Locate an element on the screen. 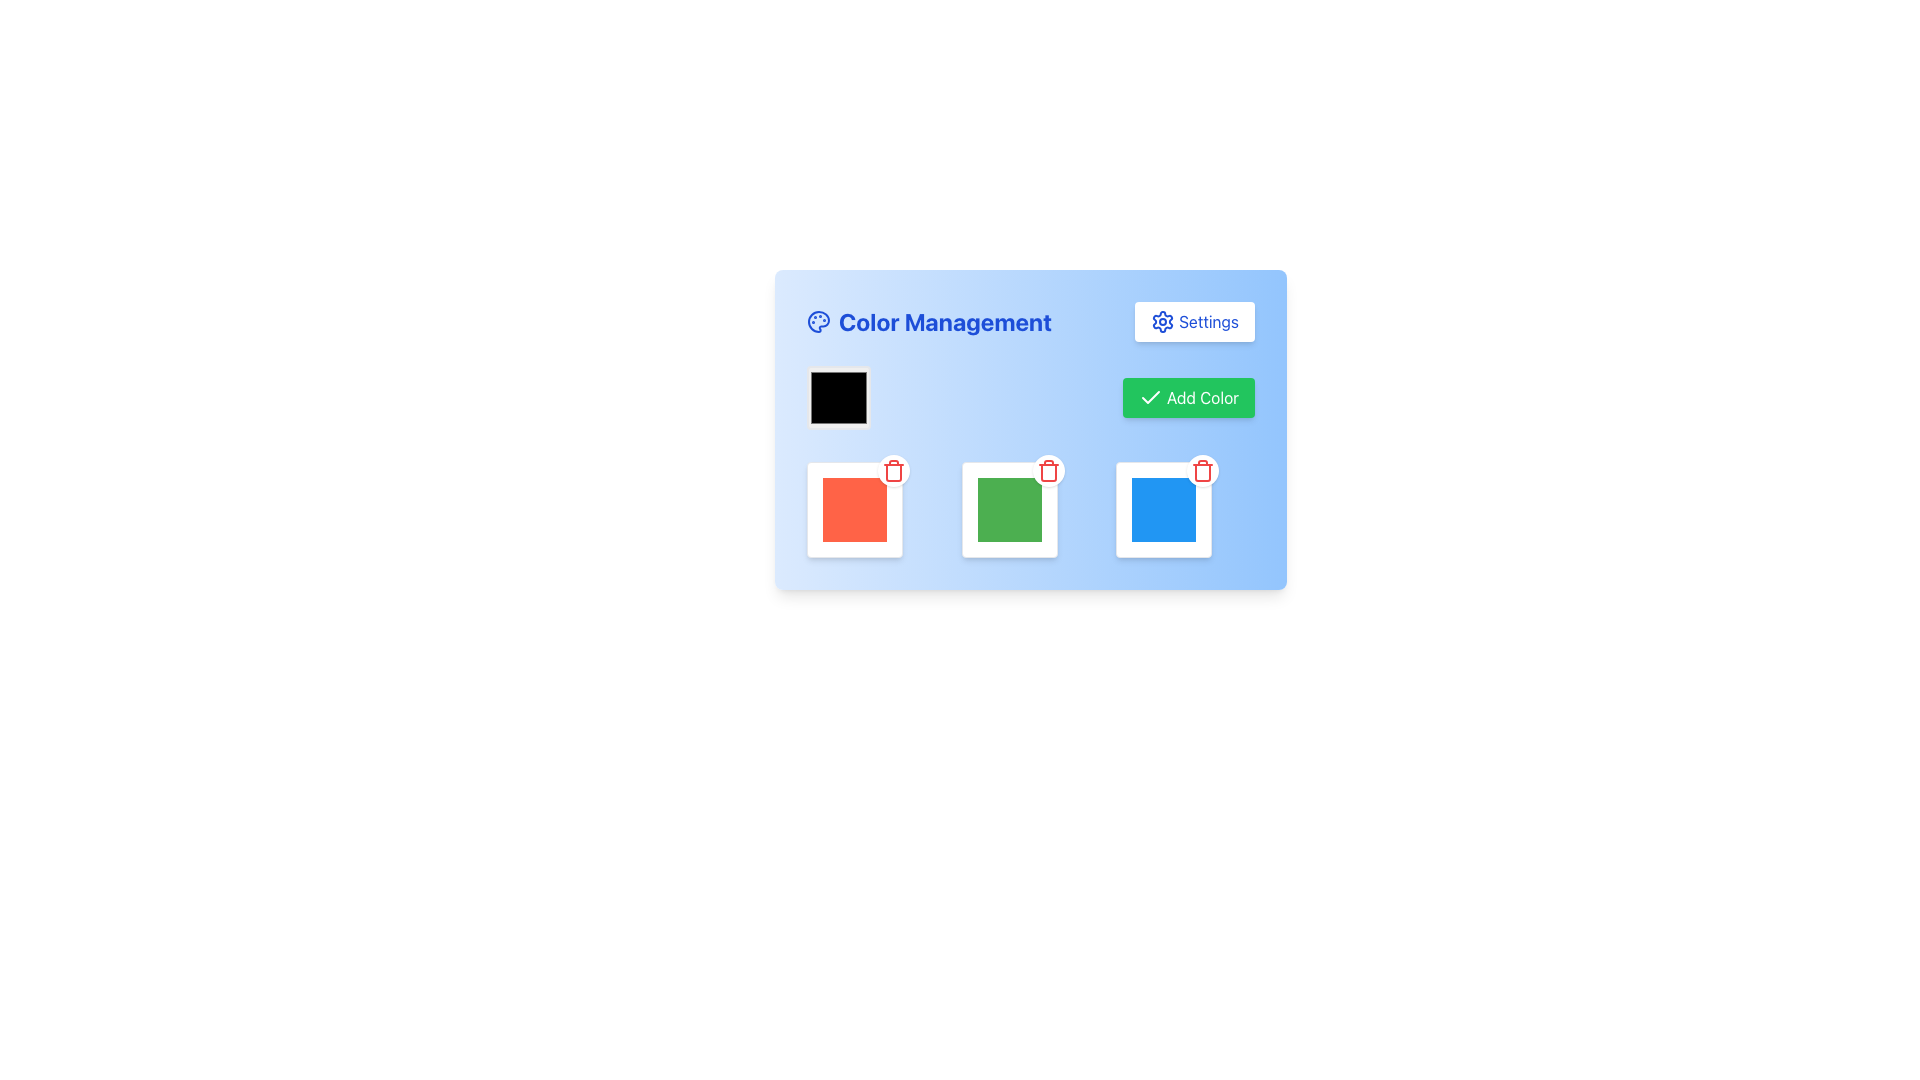 The image size is (1920, 1080). the color management icon located on the left side of the 'Color Management' title in the blue panel is located at coordinates (819, 320).